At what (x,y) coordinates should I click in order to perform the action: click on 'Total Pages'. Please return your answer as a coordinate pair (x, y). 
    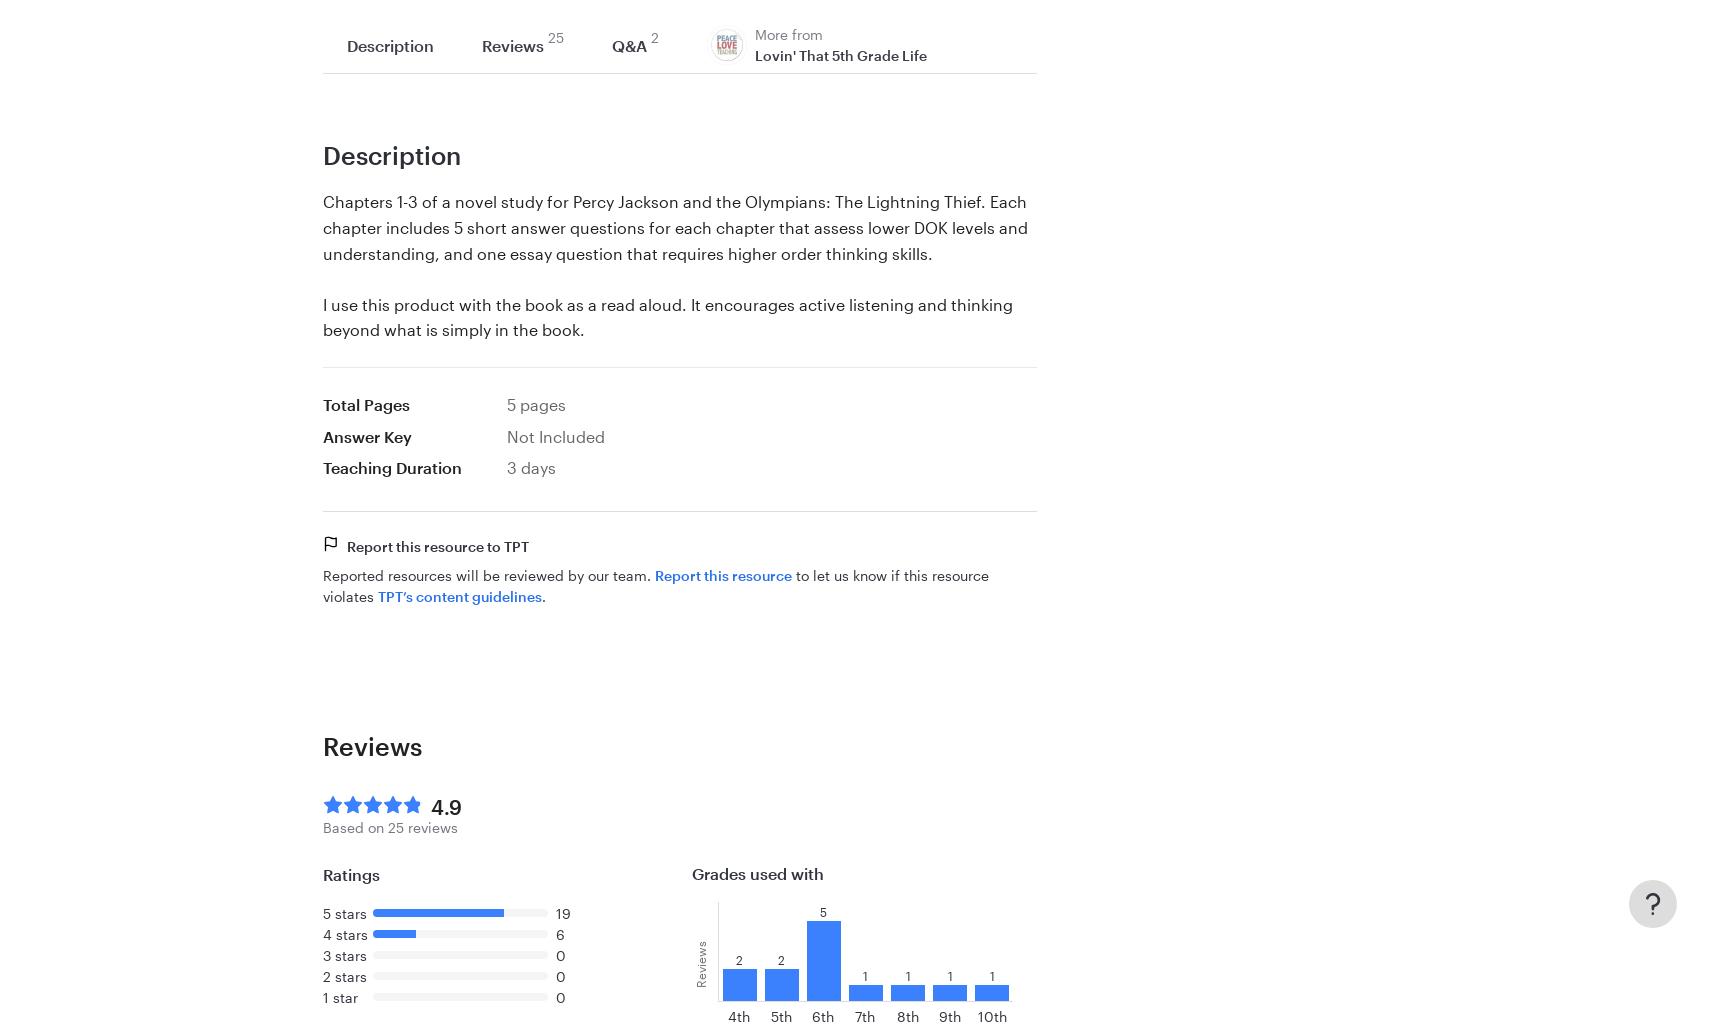
    Looking at the image, I should click on (365, 402).